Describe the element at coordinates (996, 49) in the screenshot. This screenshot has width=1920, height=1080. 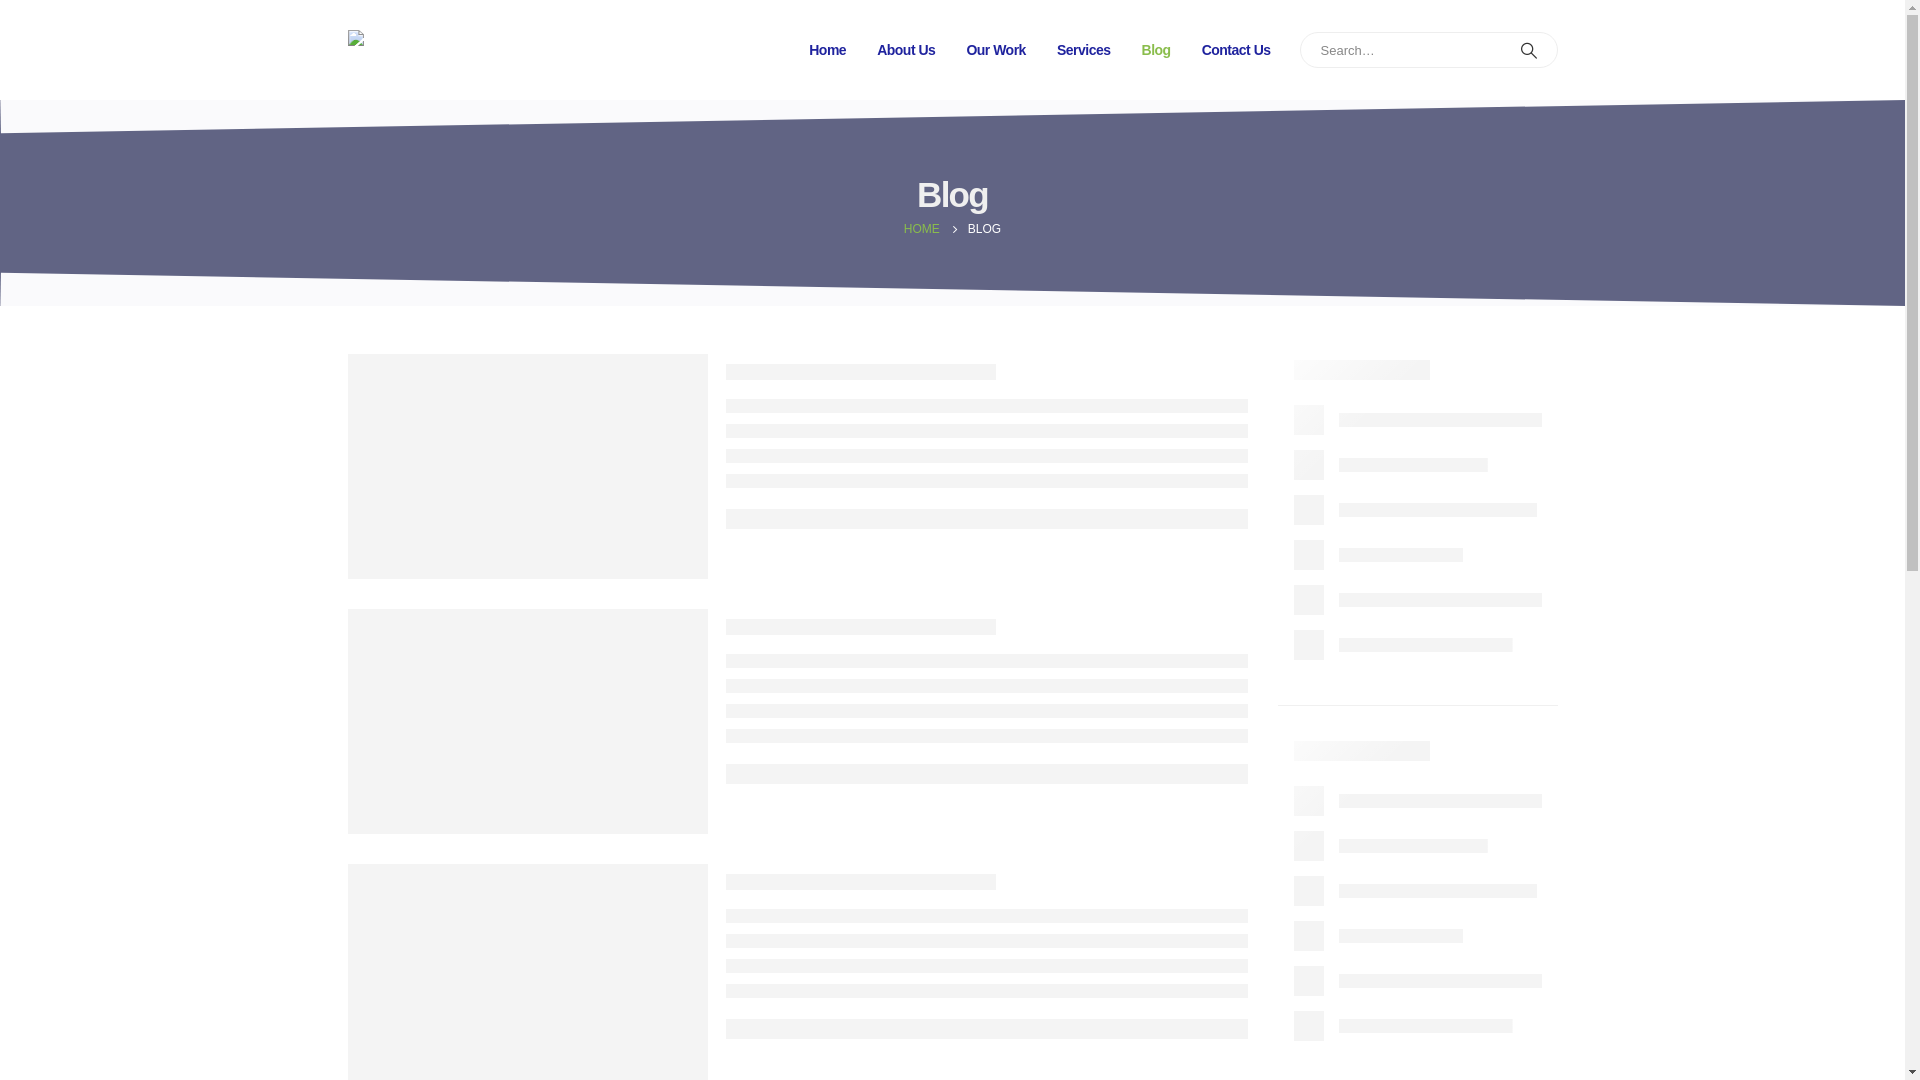
I see `'Our Work'` at that location.